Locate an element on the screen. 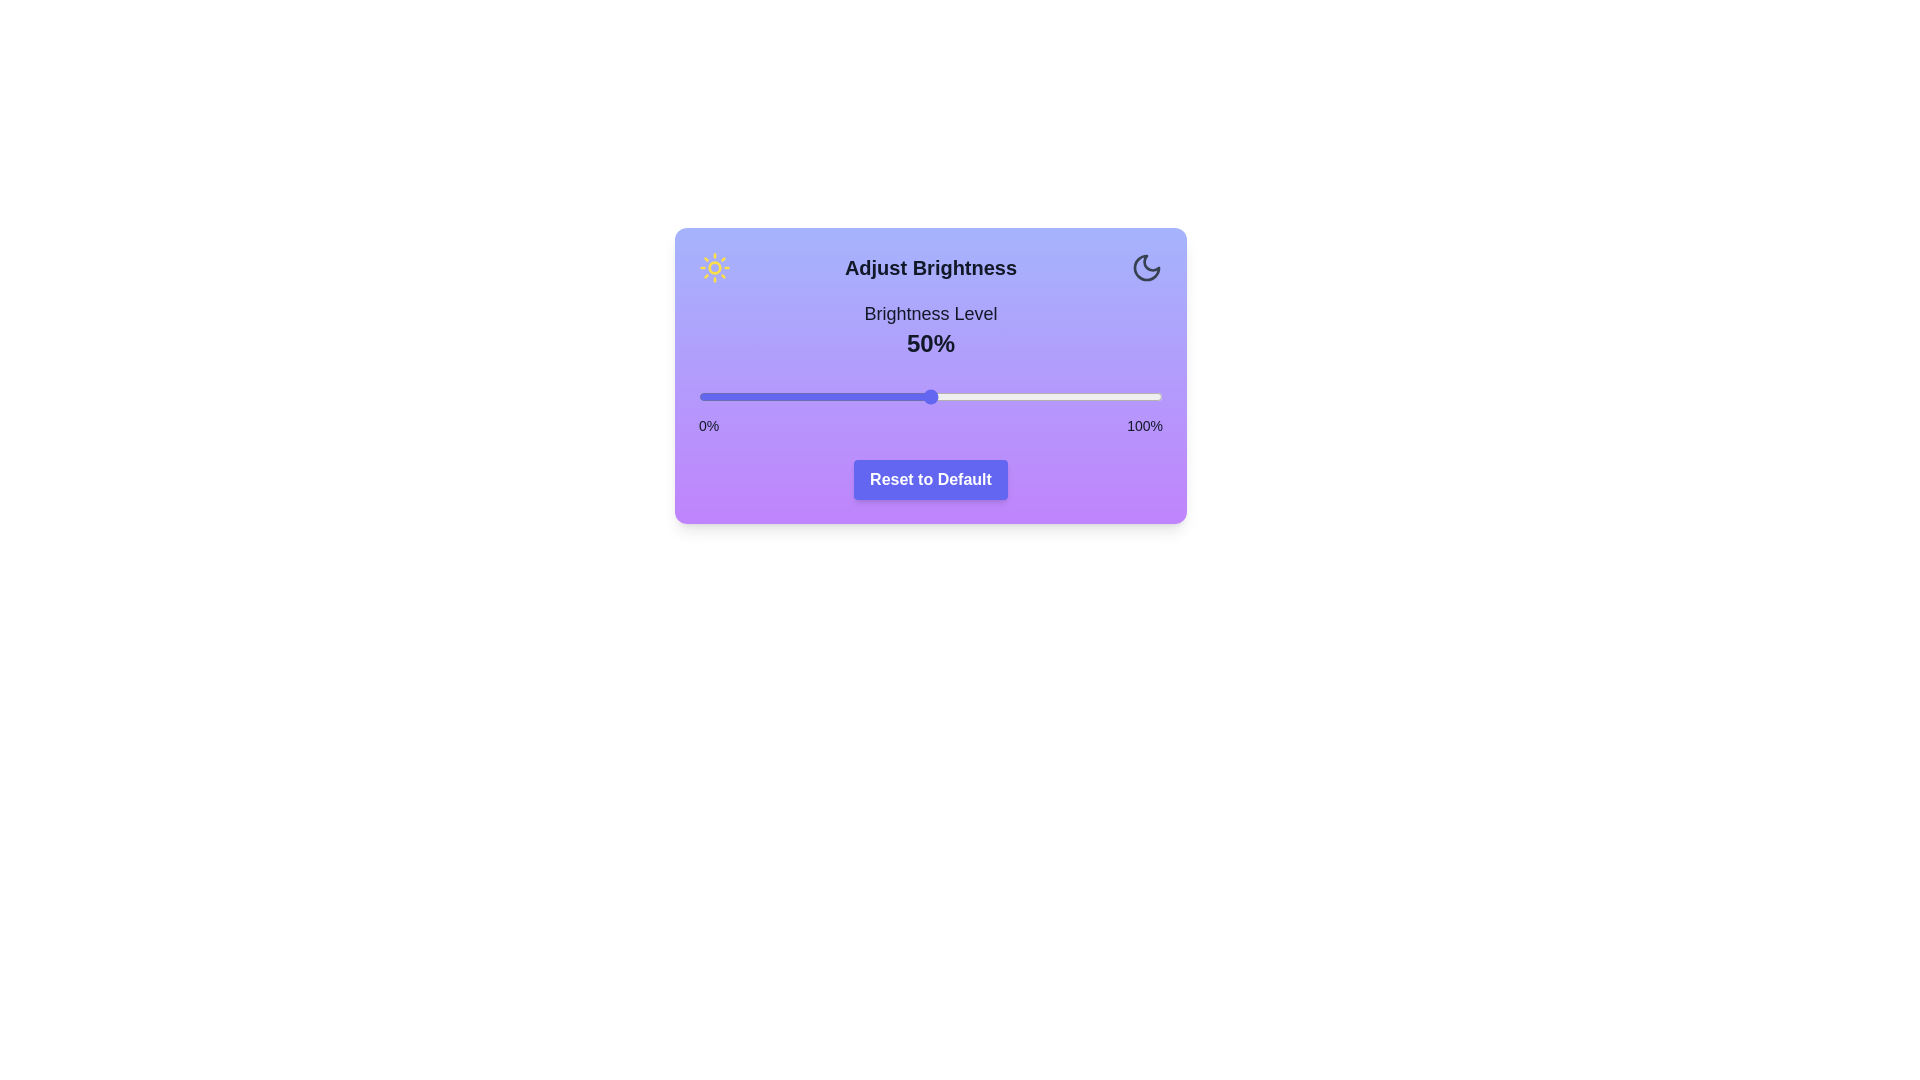  'Reset to Default' button to reset the brightness is located at coordinates (929, 479).